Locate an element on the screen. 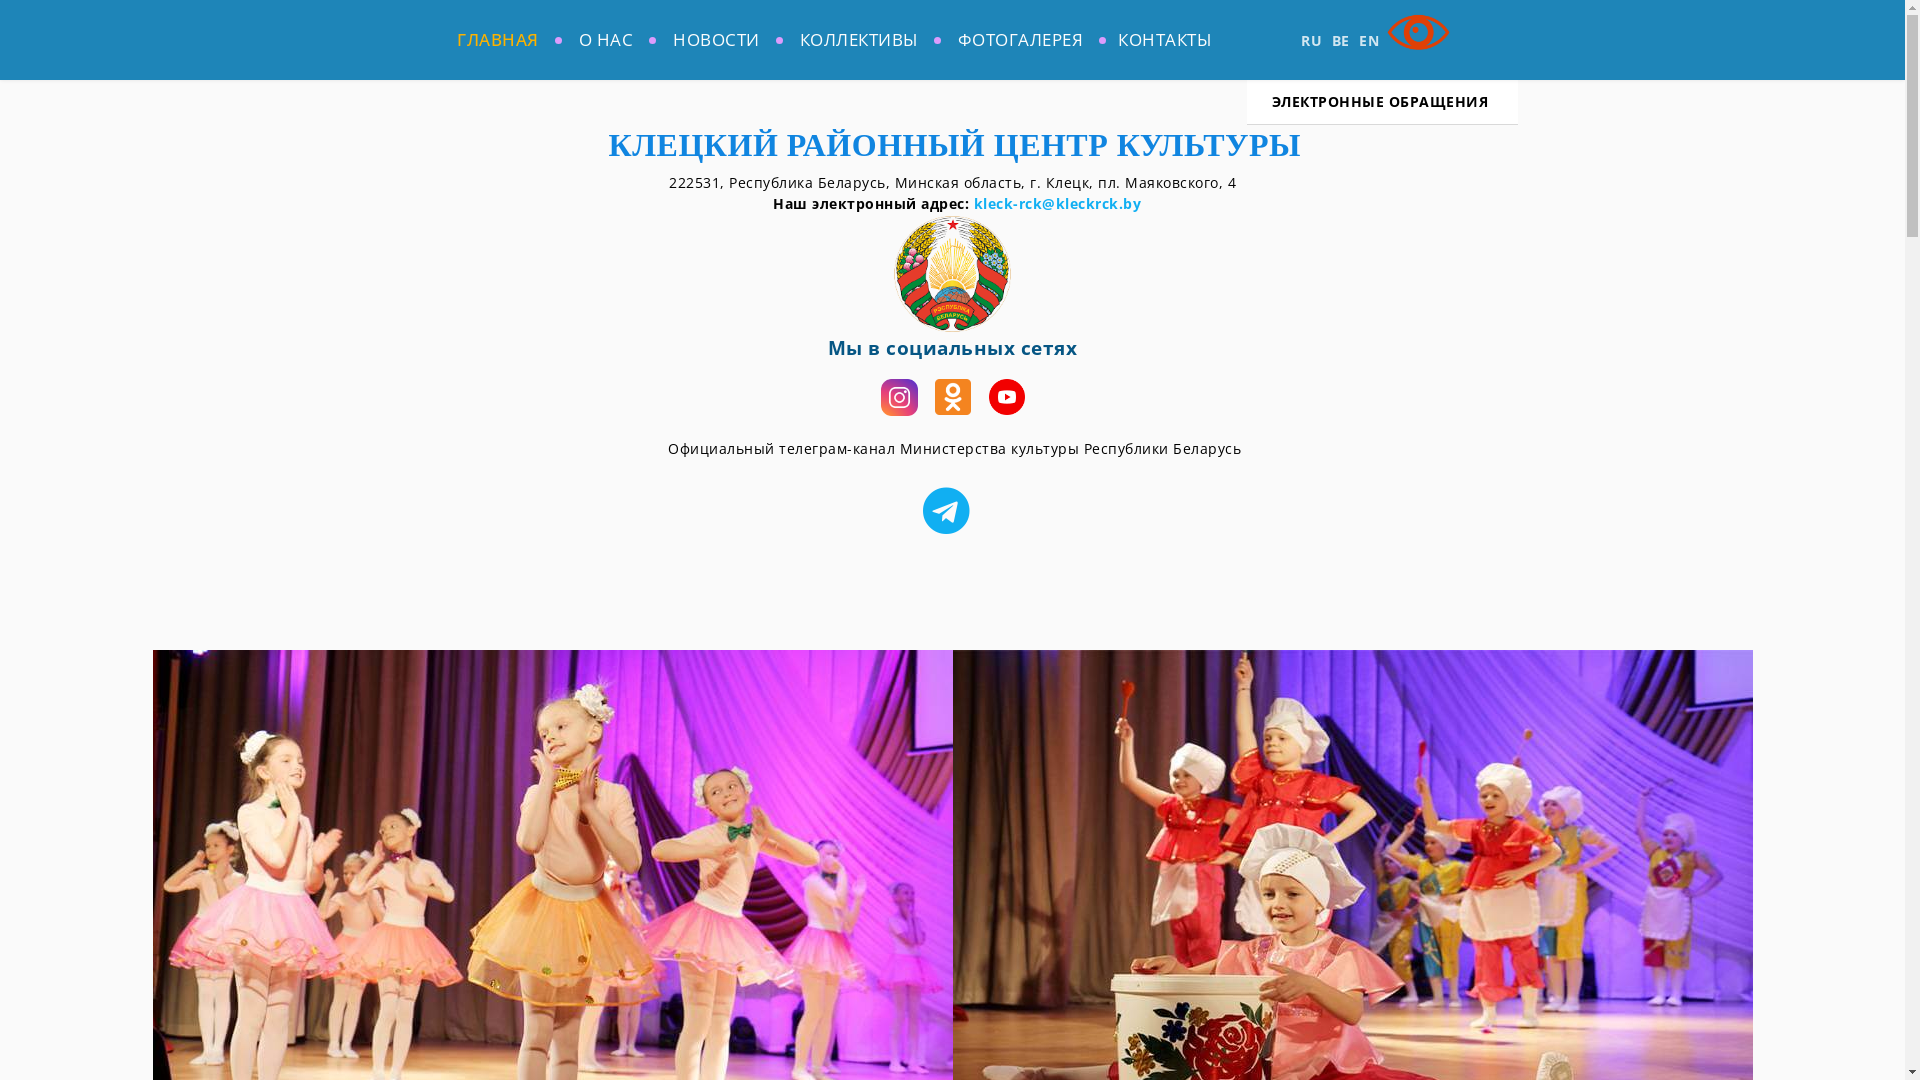  'BE' is located at coordinates (1340, 39).